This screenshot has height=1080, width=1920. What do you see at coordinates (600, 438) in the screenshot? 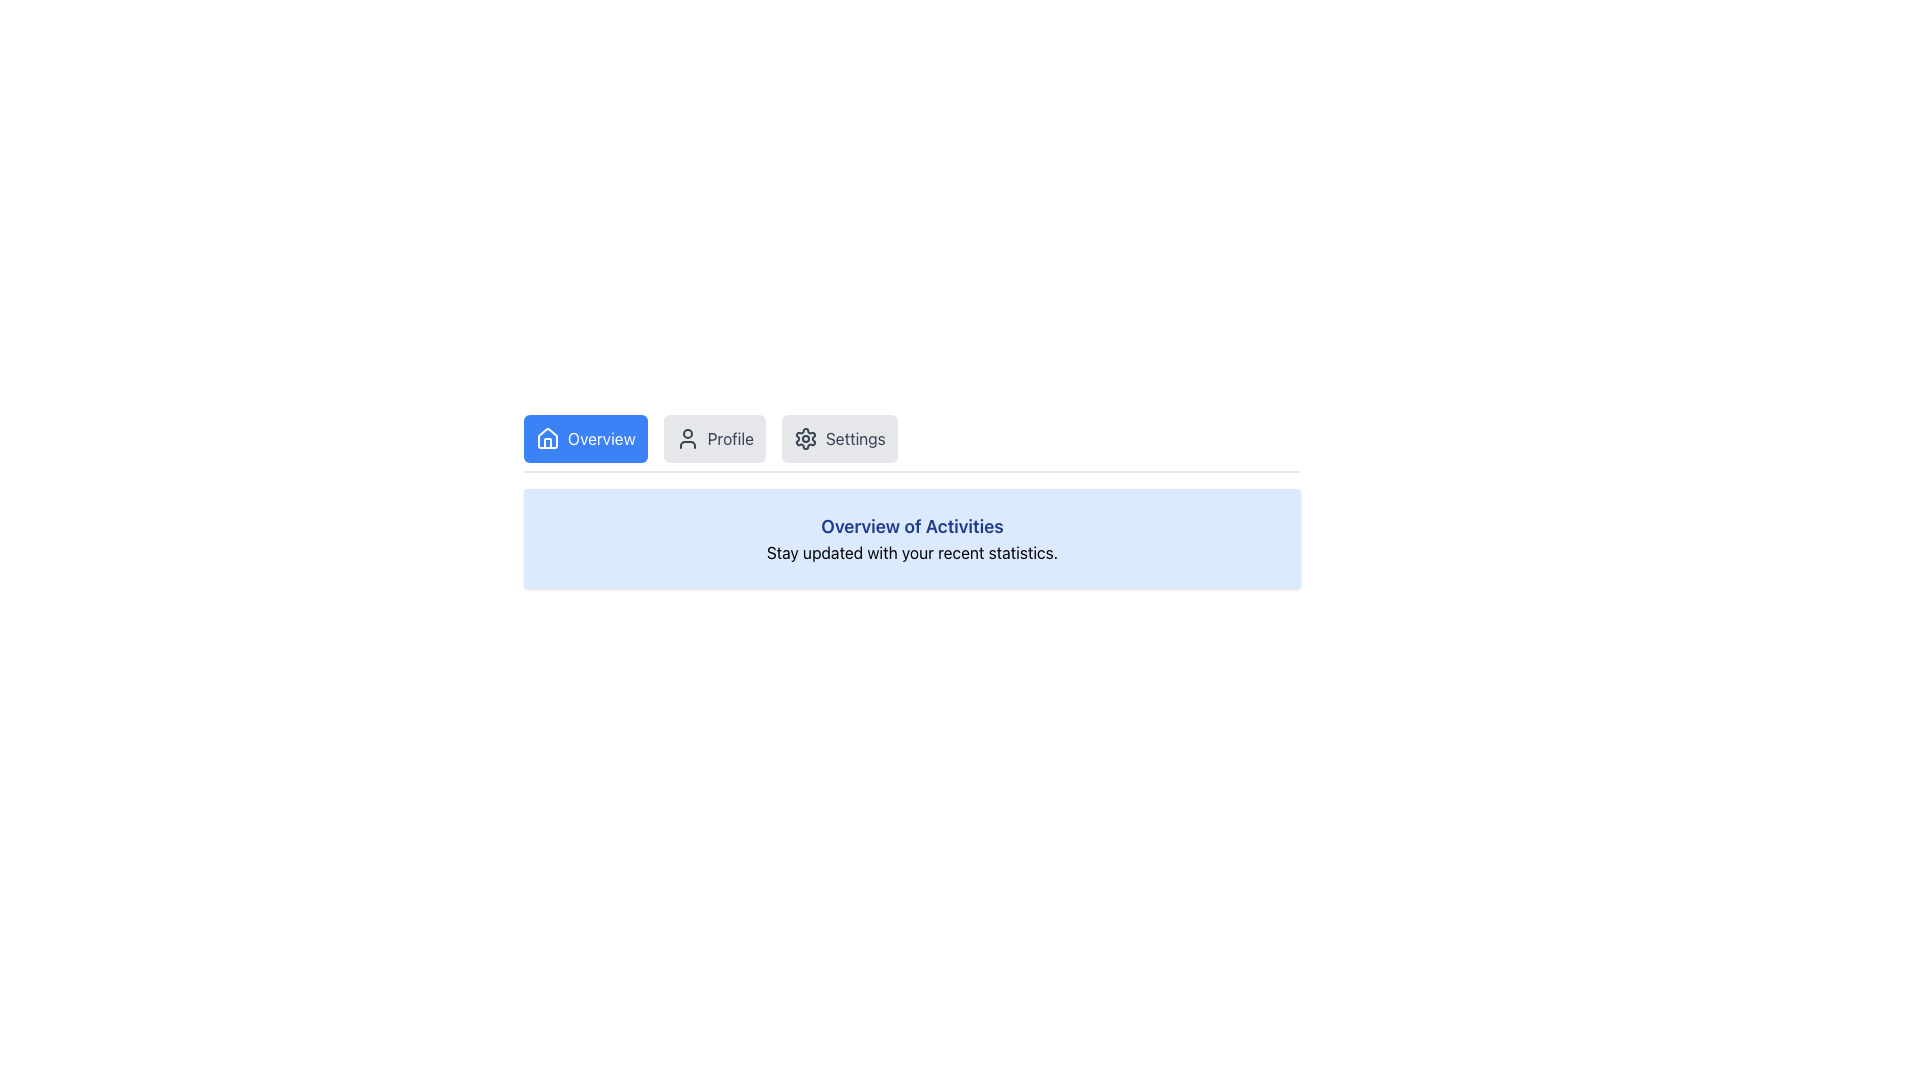
I see `the 'Overview' text label, which is located on a vibrant blue rounded rectangular button in the navigation bar, to potentially reveal additional information or visual feedback` at bounding box center [600, 438].